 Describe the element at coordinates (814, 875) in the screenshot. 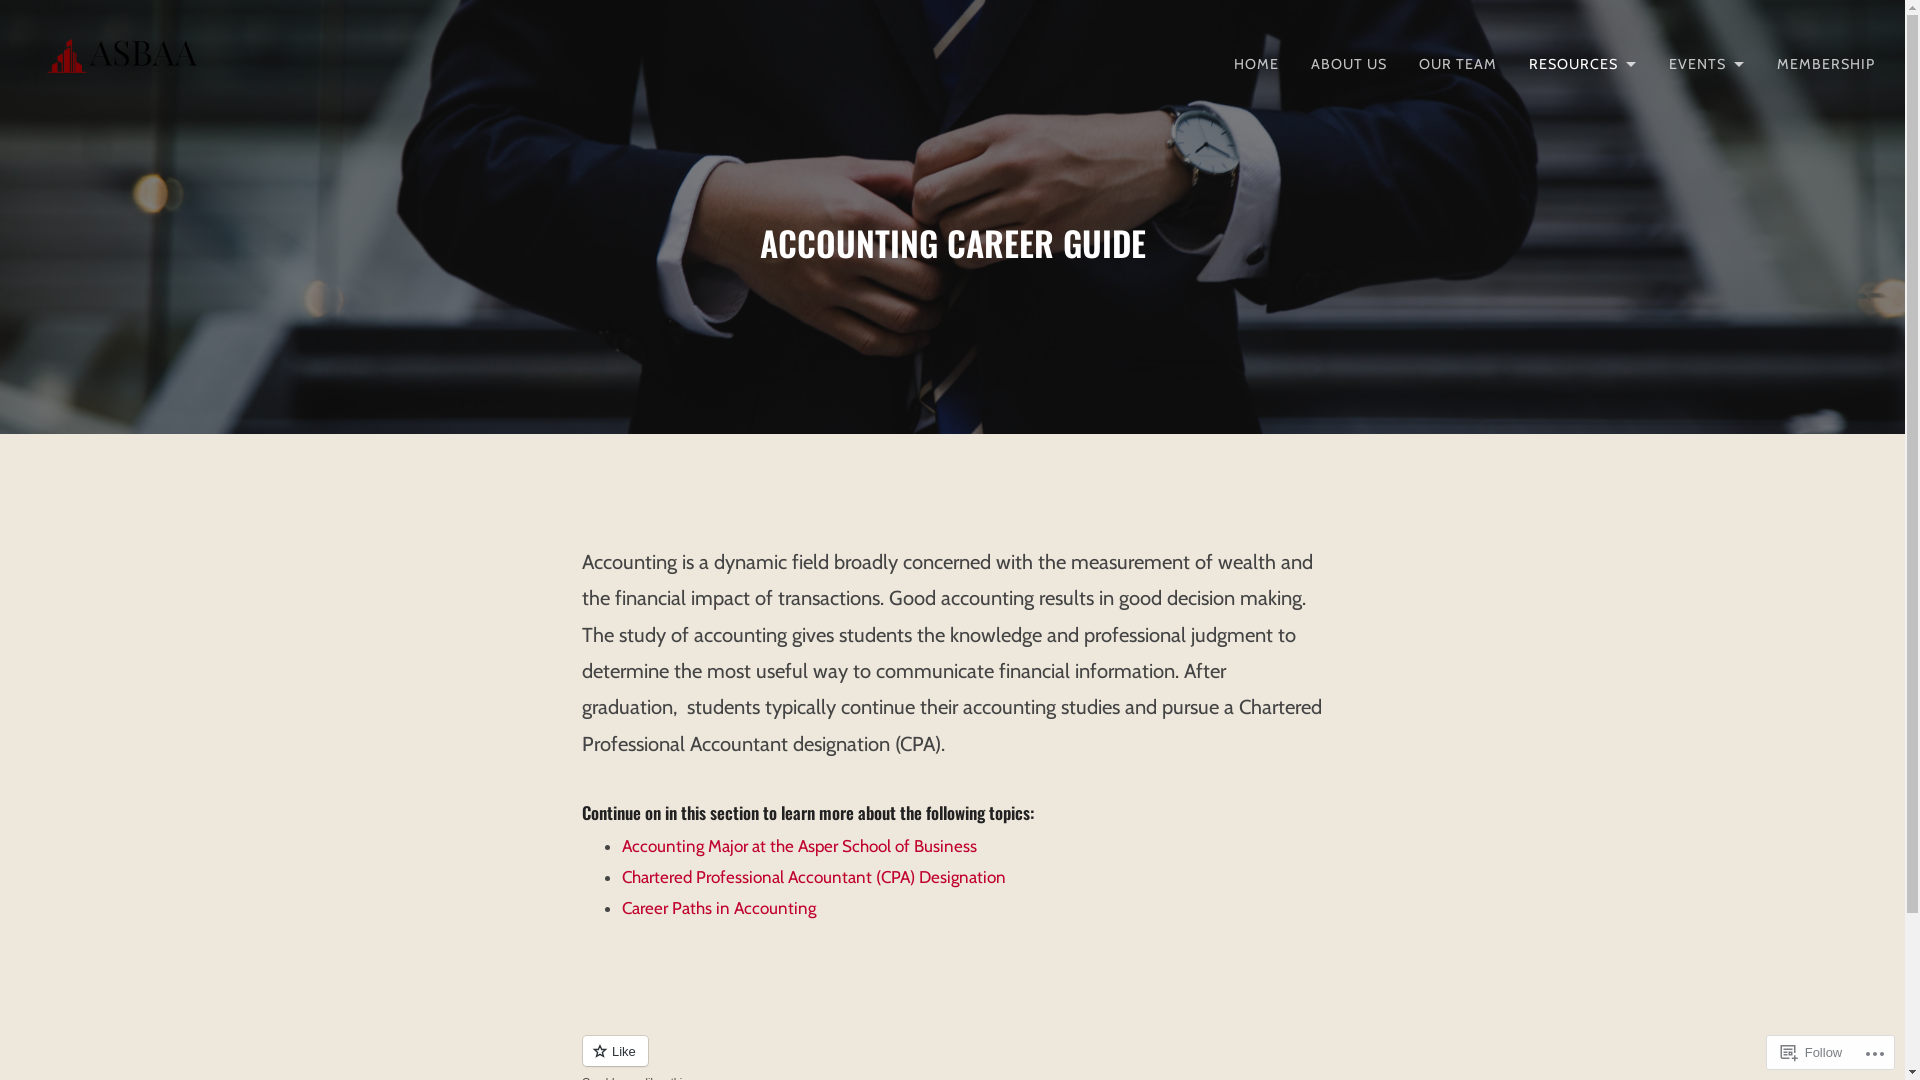

I see `'Chartered Professional Accountant (CPA) Designation'` at that location.